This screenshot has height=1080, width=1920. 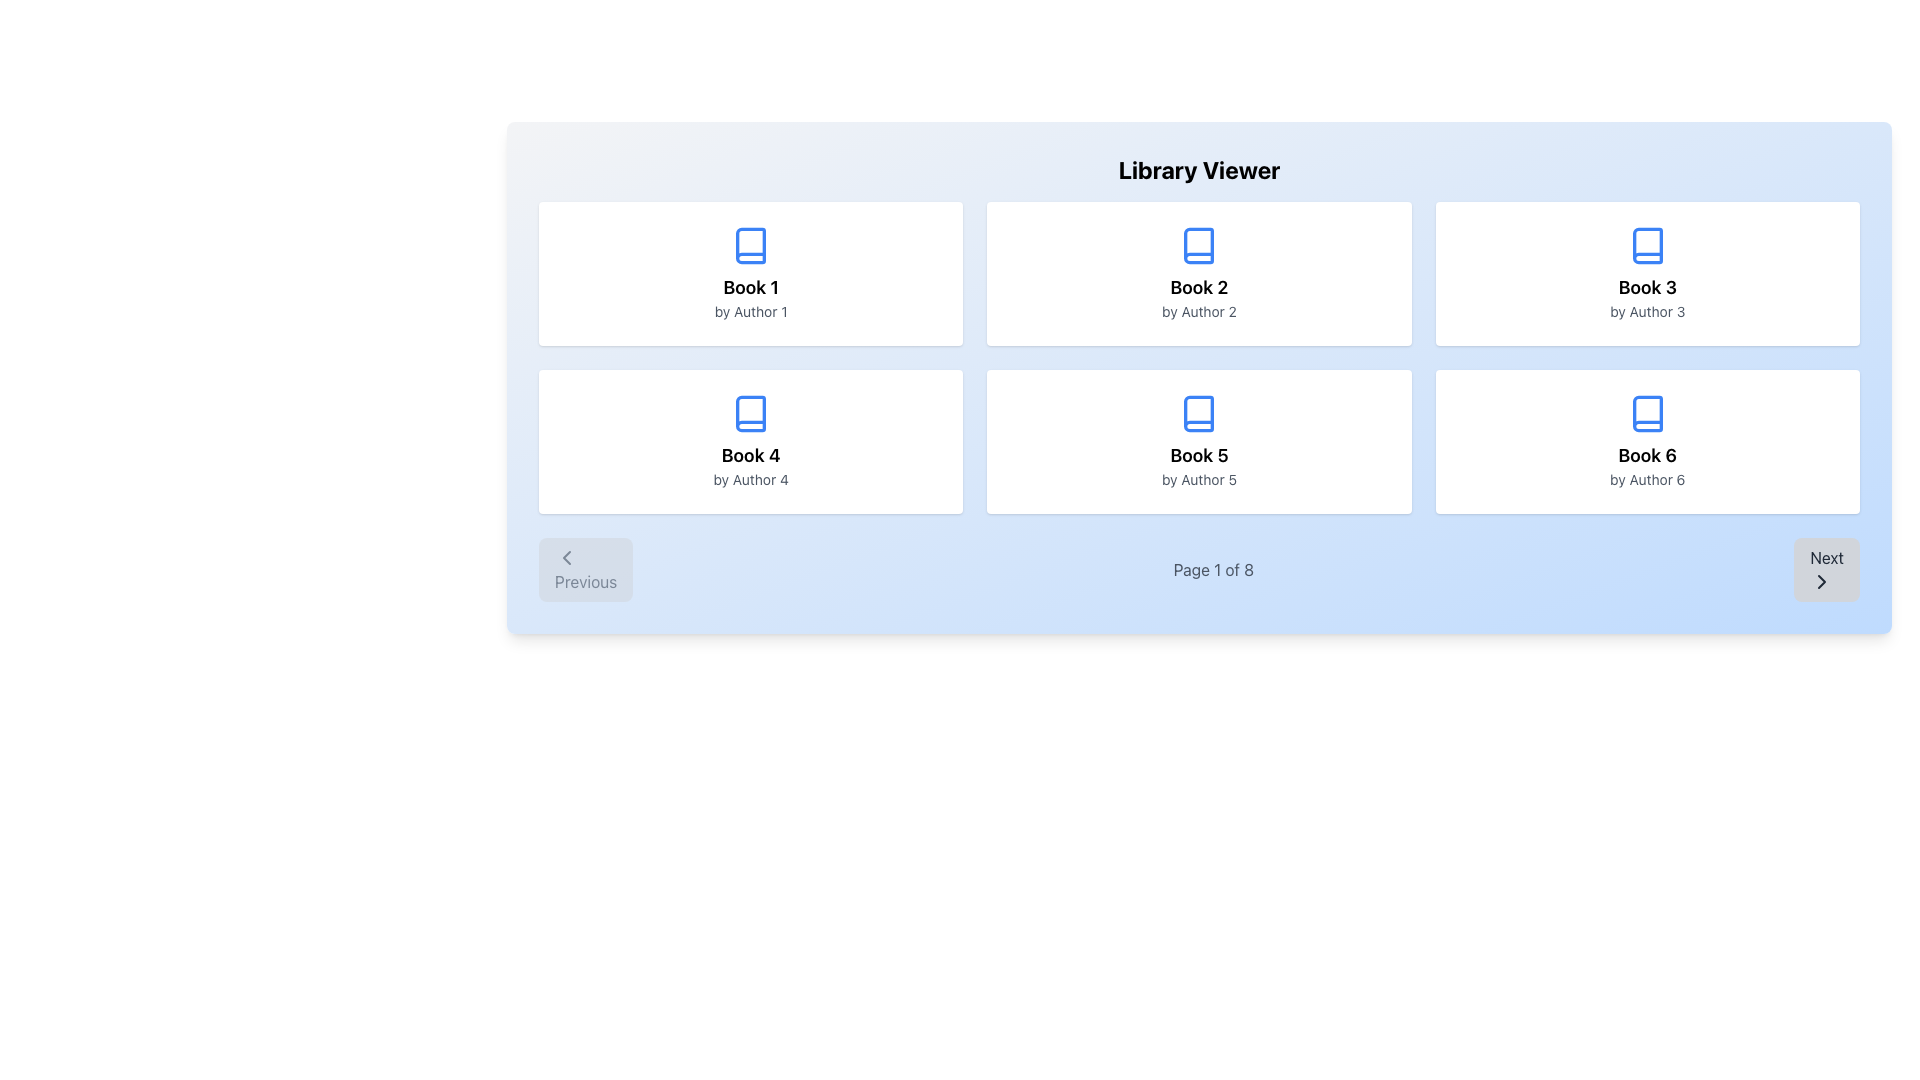 I want to click on the SVG icon representing a book with a blue outline, located at the top of the card for 'Book 3 by Author 3', so click(x=1647, y=245).